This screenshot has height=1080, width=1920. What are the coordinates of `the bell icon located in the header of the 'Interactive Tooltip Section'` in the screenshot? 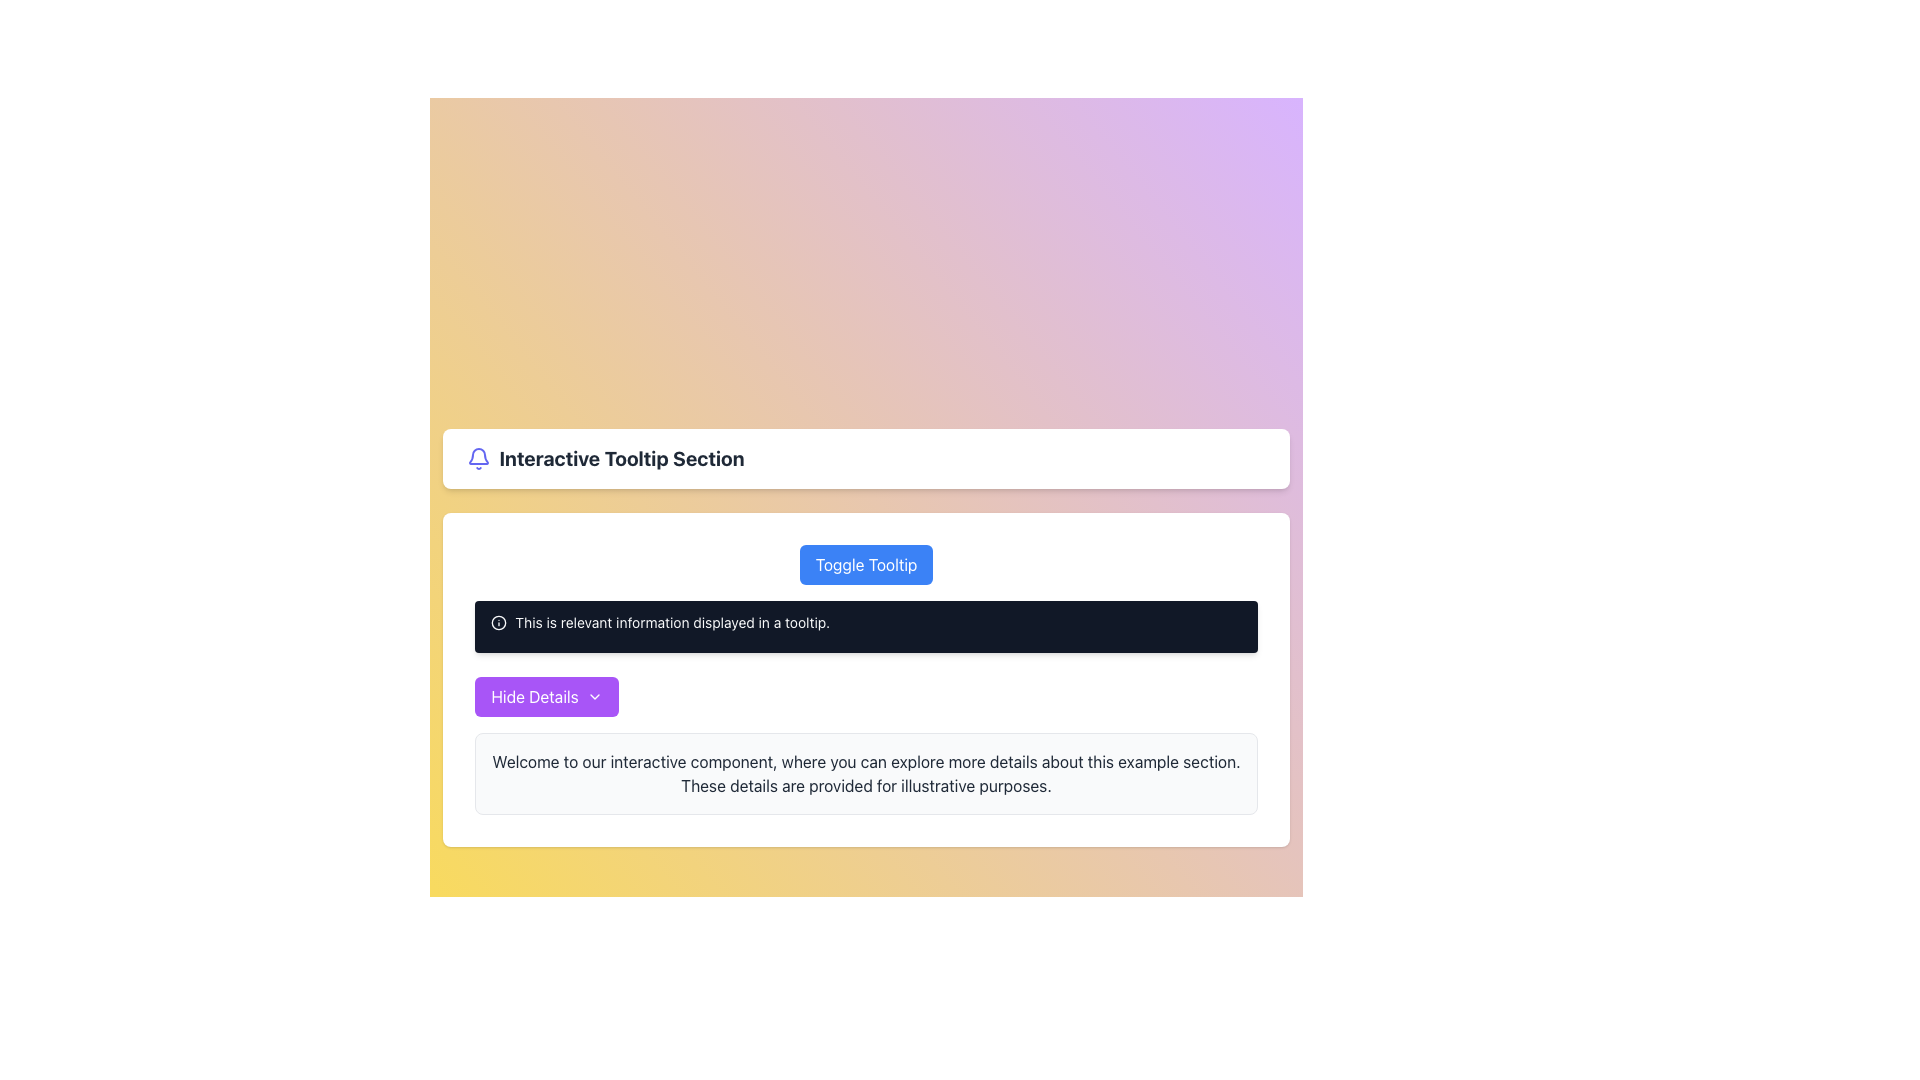 It's located at (478, 459).